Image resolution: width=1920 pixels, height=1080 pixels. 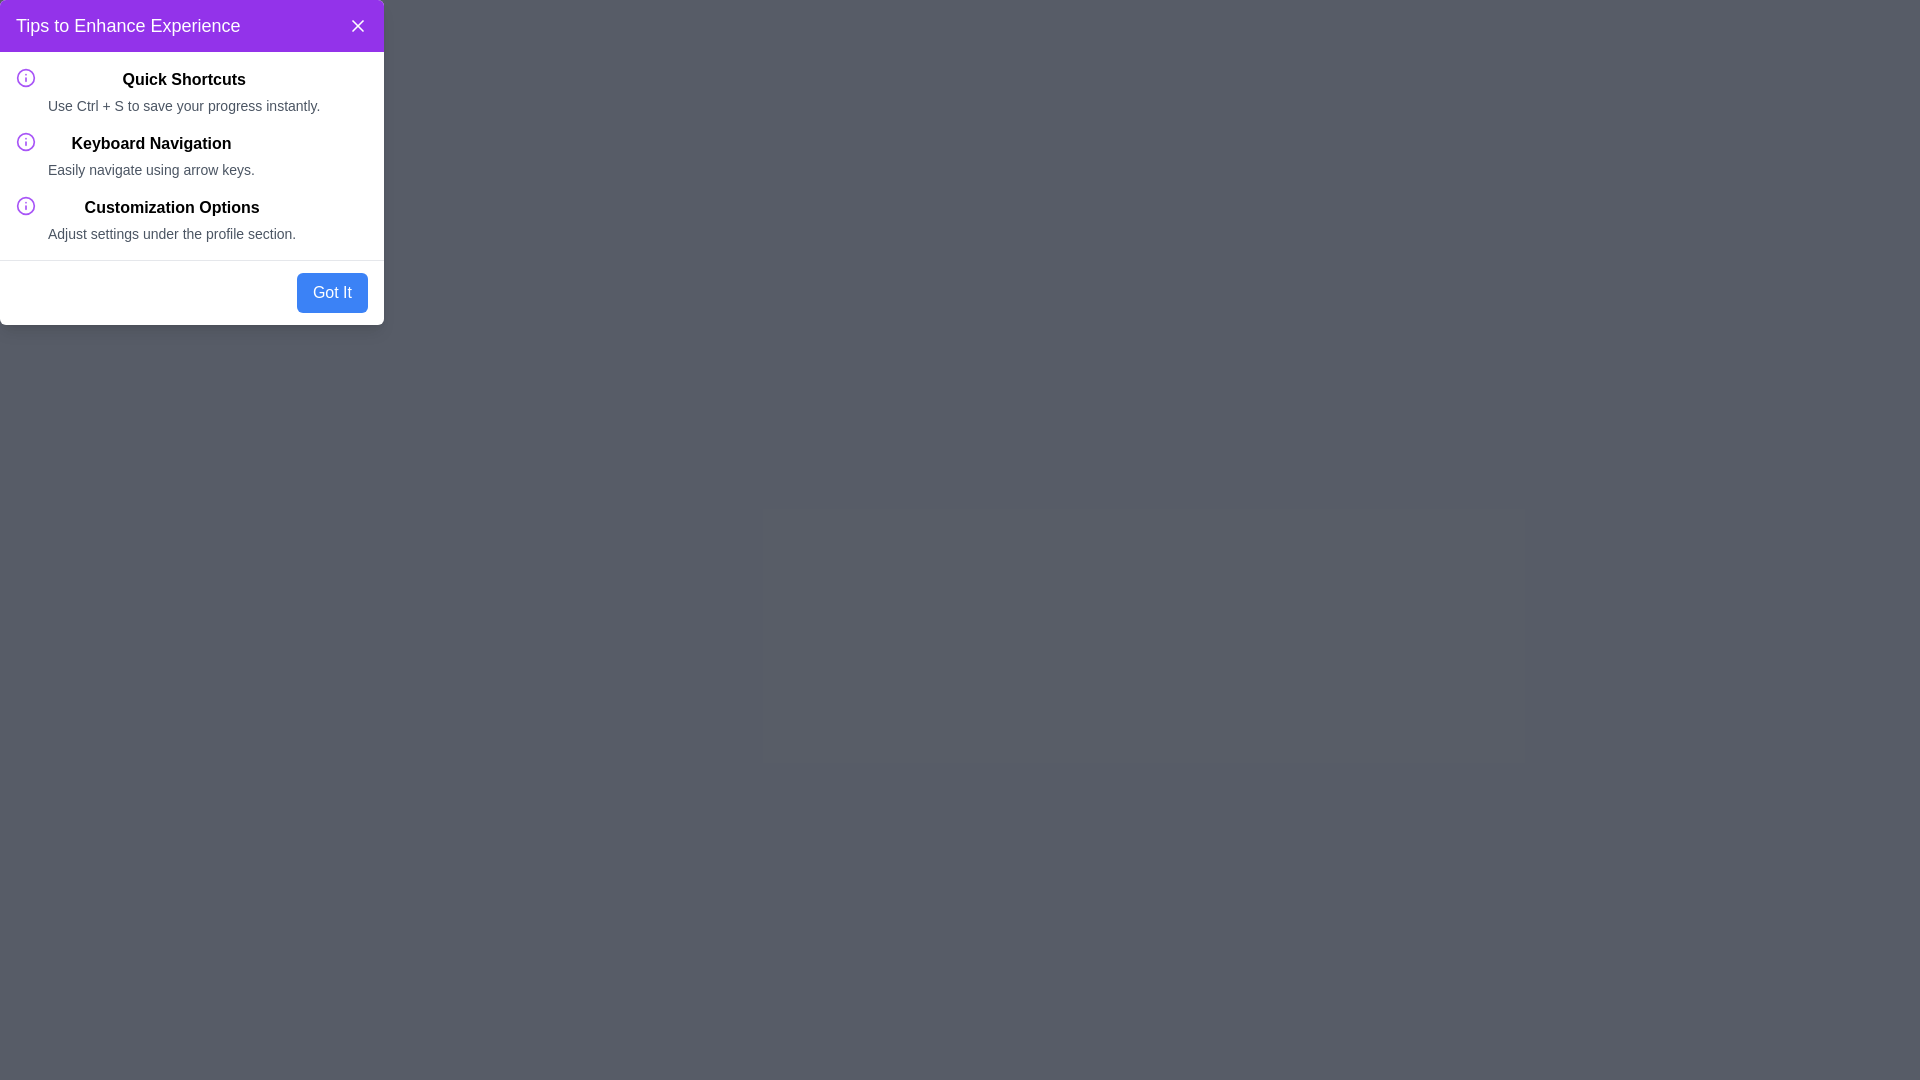 What do you see at coordinates (332, 293) in the screenshot?
I see `the rectangular button with rounded corners that reads 'Got It'` at bounding box center [332, 293].